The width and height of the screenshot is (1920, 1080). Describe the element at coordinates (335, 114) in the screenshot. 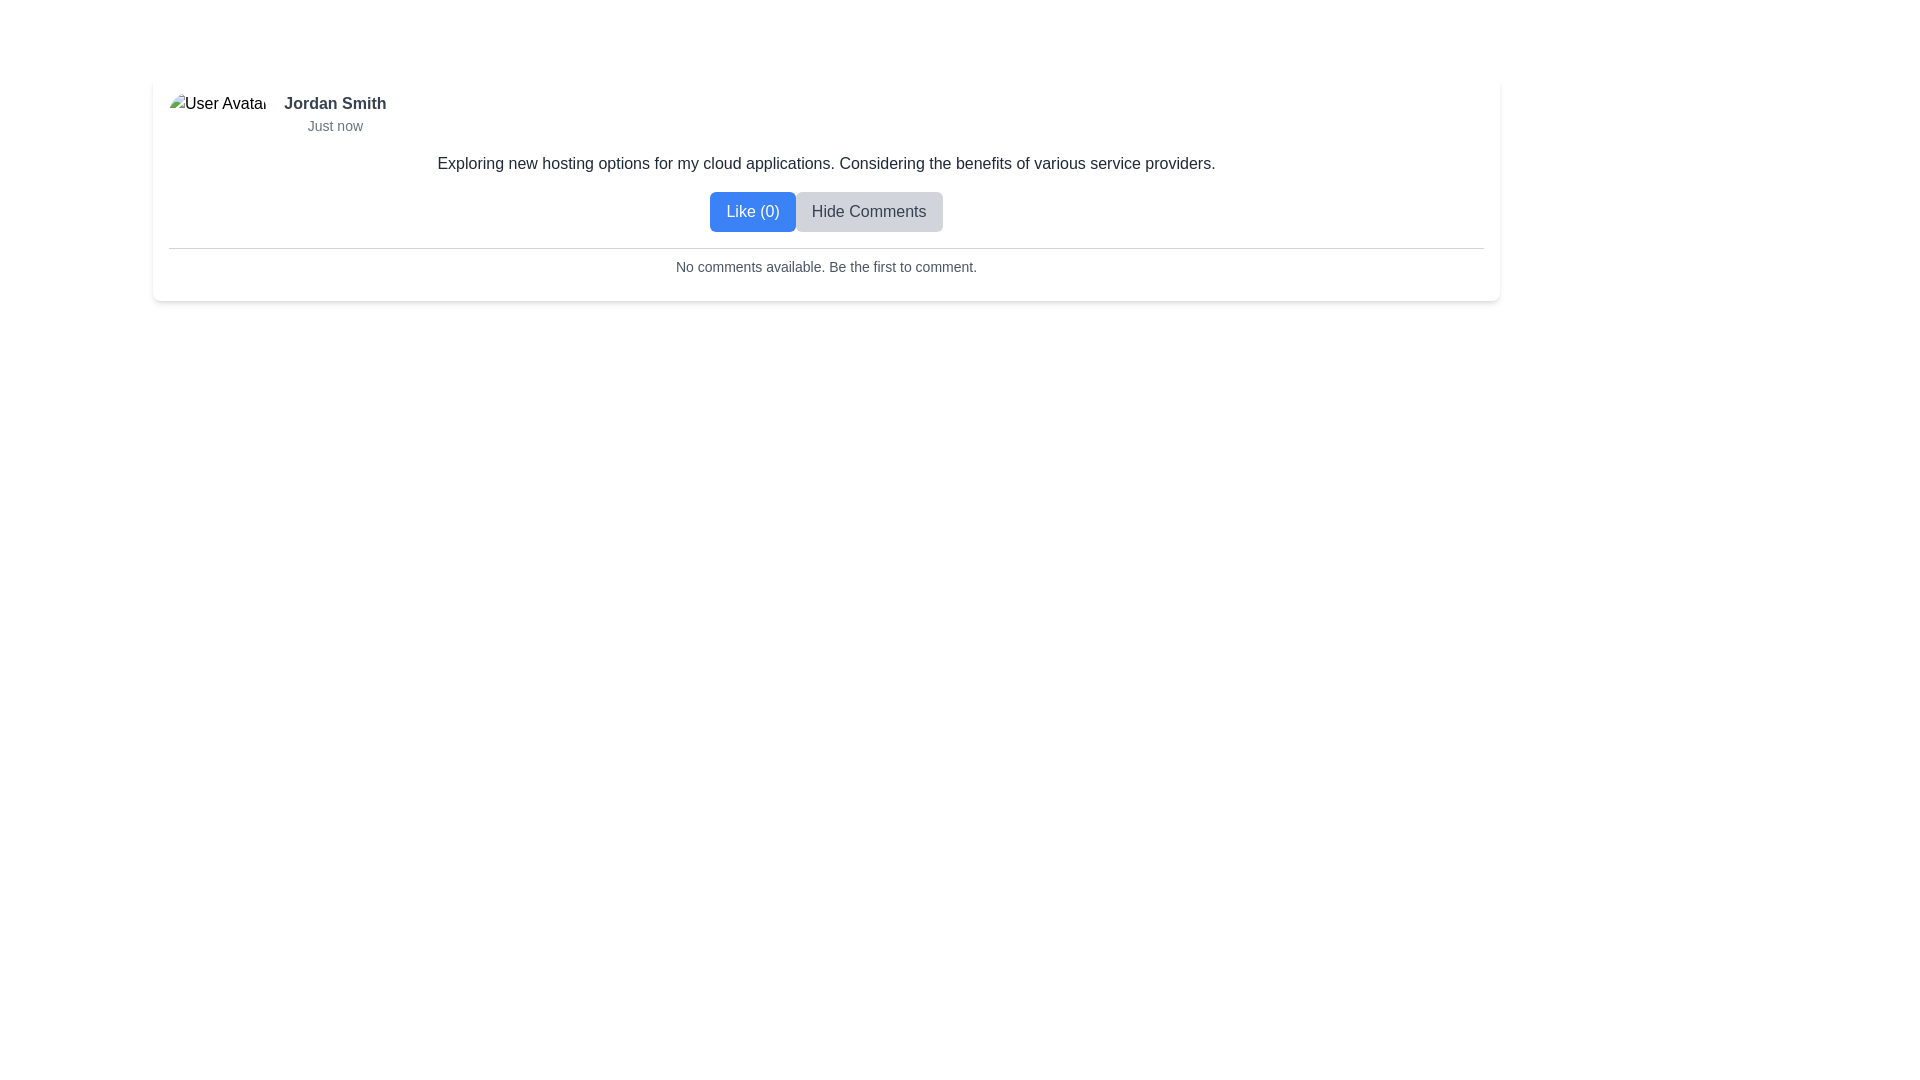

I see `the text block displaying 'Jordan Smith' as the author and 'Just now' as the timestamp, which is located to the right of the avatar image` at that location.